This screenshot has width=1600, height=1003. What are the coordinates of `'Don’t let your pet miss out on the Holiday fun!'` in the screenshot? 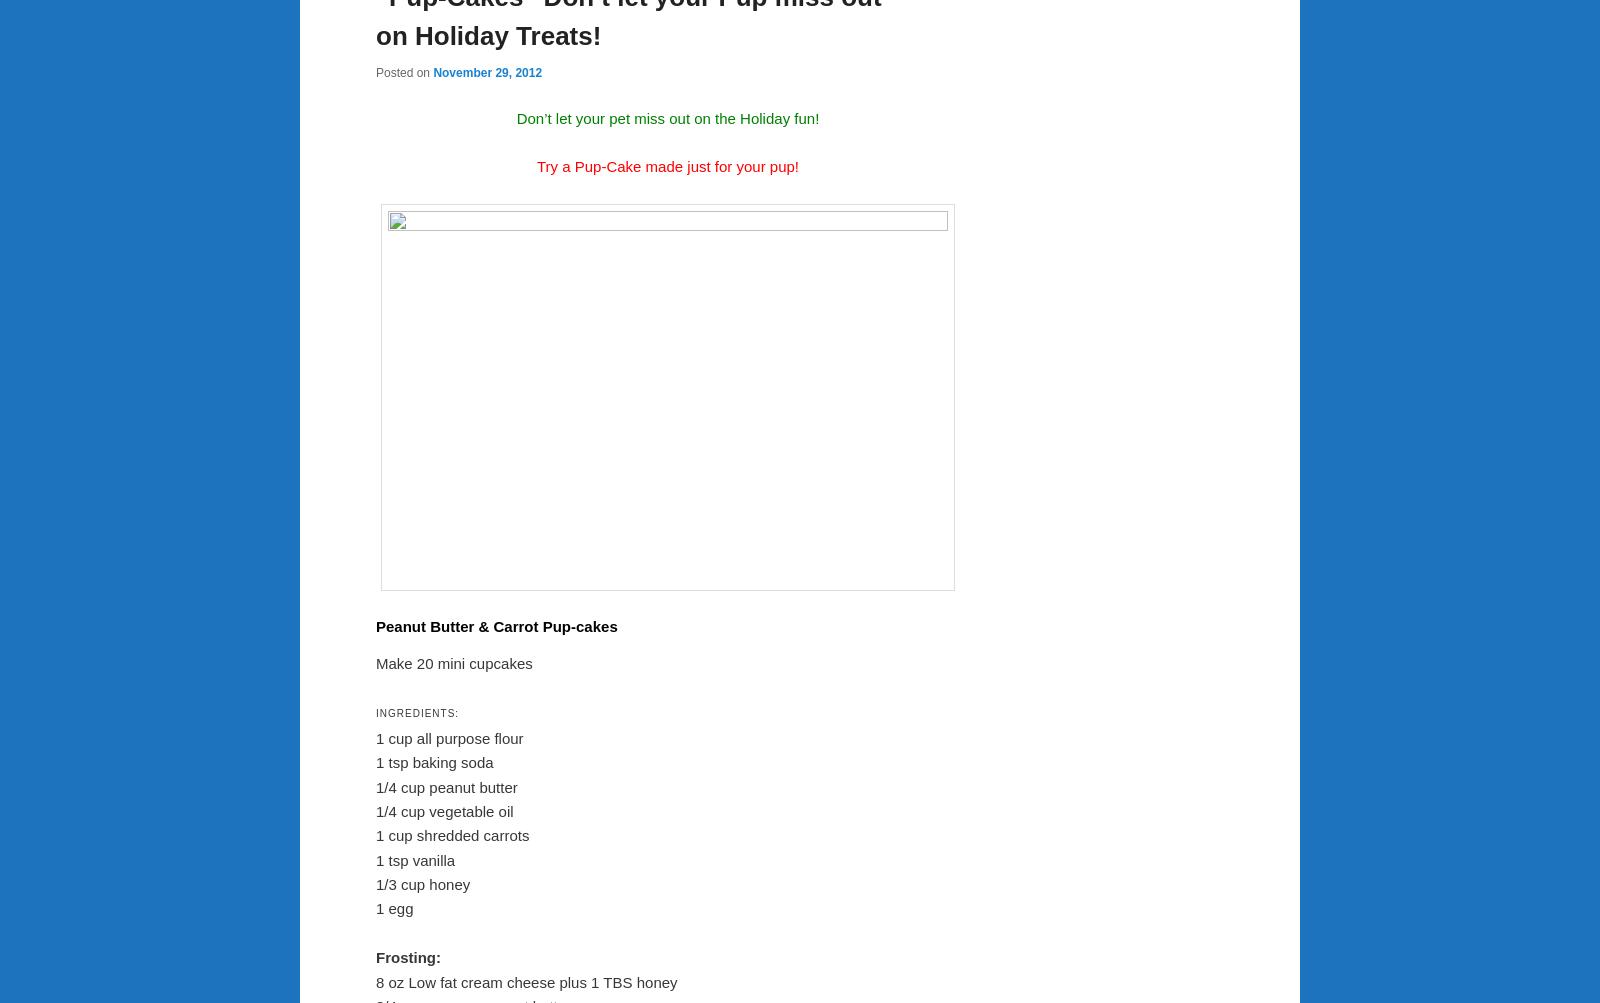 It's located at (515, 116).